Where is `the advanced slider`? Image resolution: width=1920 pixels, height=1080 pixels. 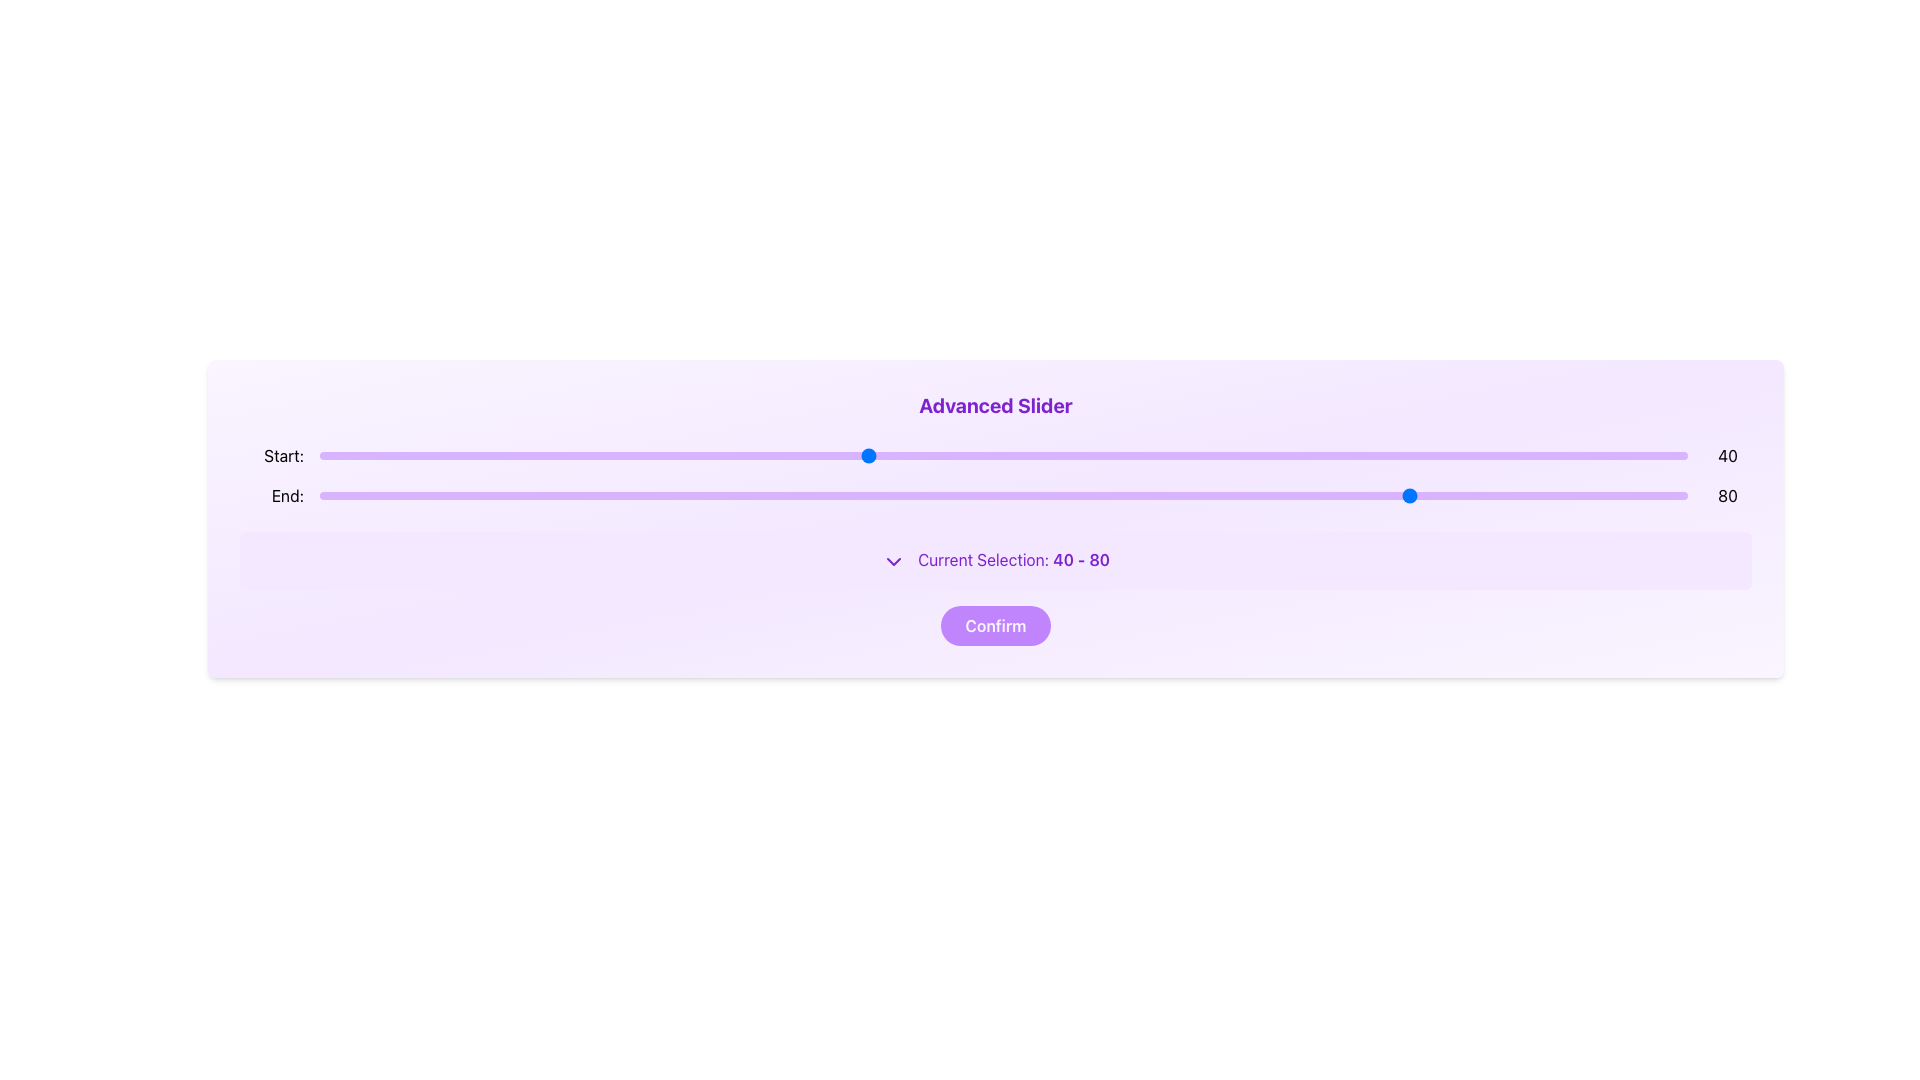 the advanced slider is located at coordinates (880, 455).